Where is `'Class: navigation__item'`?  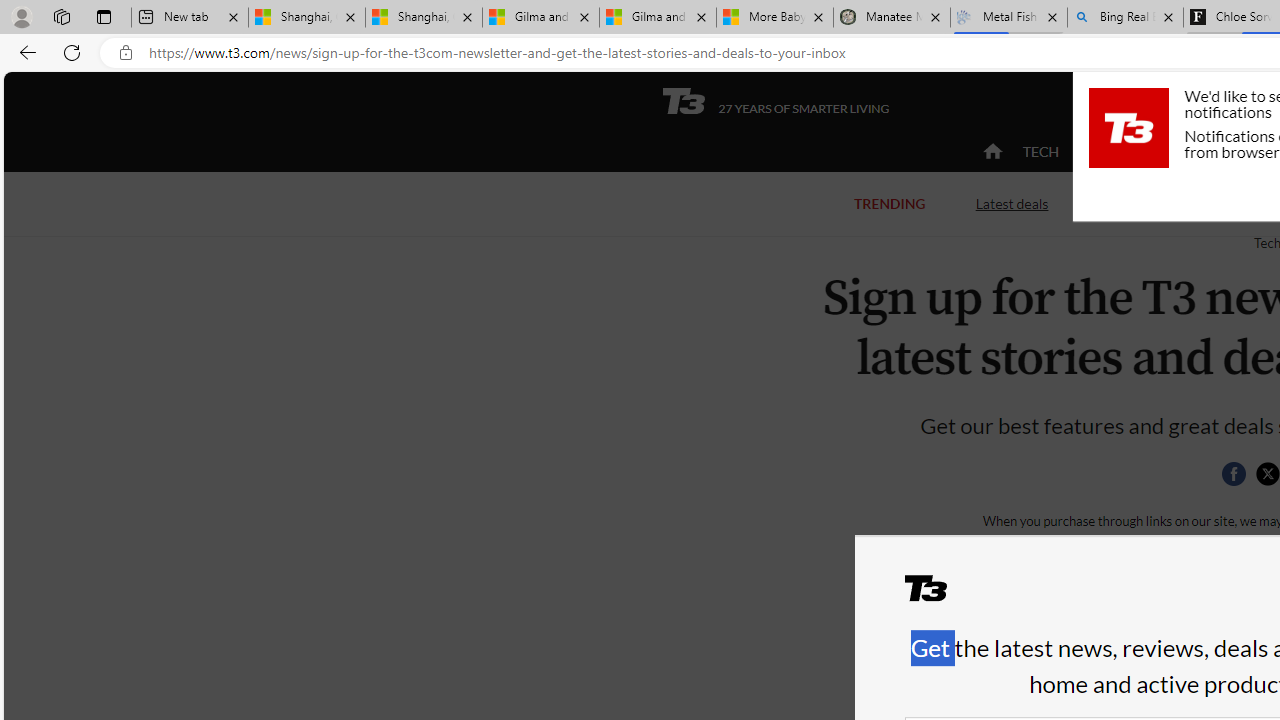 'Class: navigation__item' is located at coordinates (990, 150).